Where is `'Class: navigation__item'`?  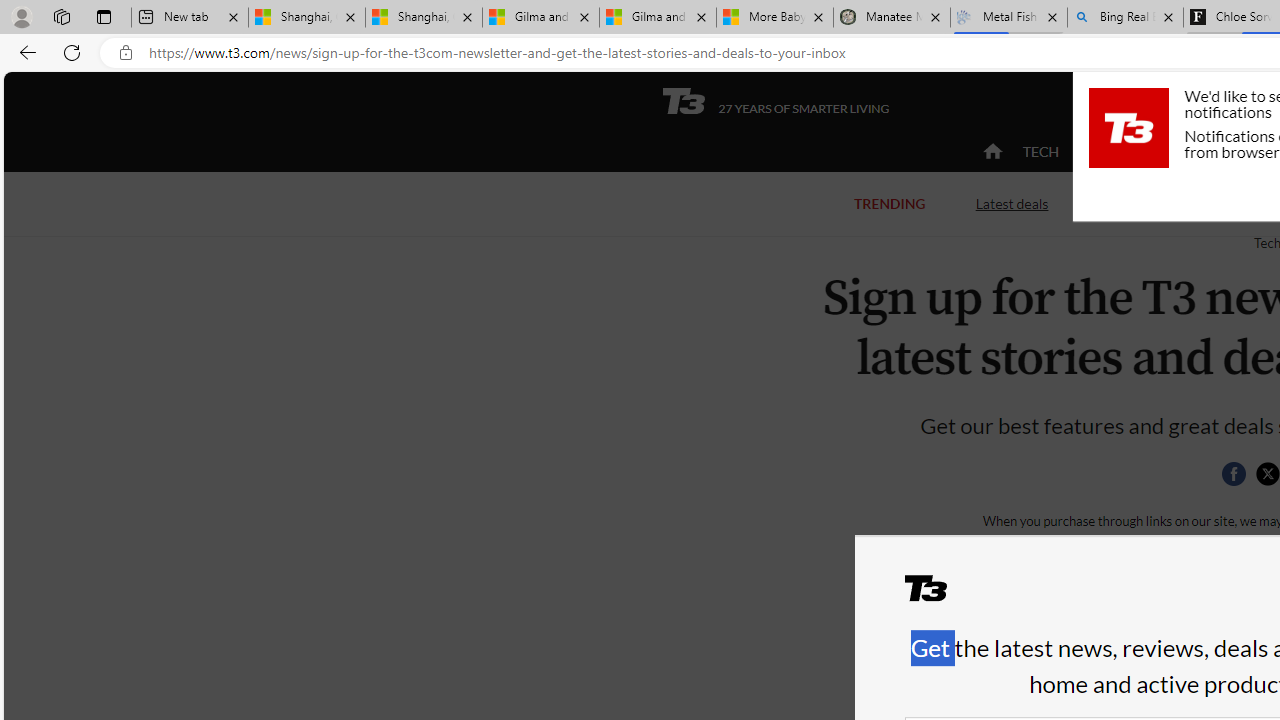 'Class: navigation__item' is located at coordinates (990, 150).